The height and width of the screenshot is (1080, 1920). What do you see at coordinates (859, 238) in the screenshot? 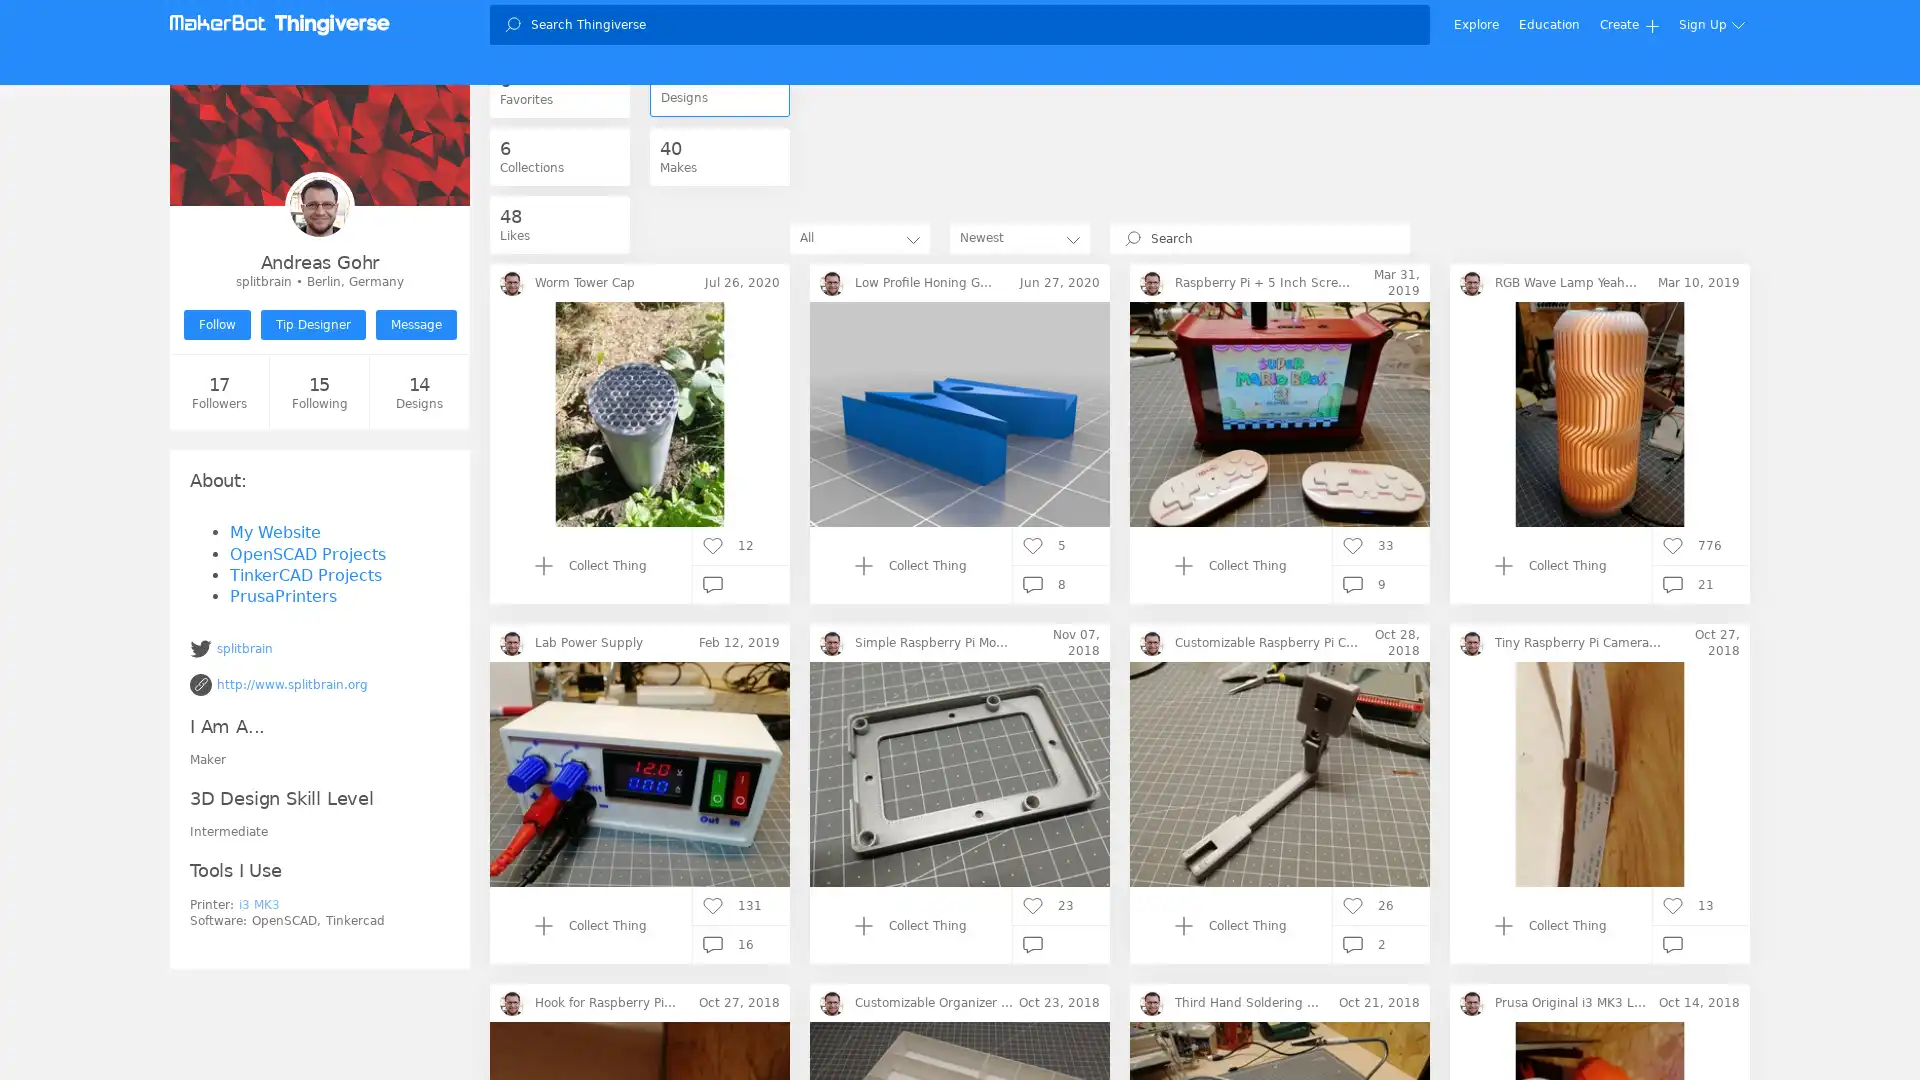
I see `All` at bounding box center [859, 238].